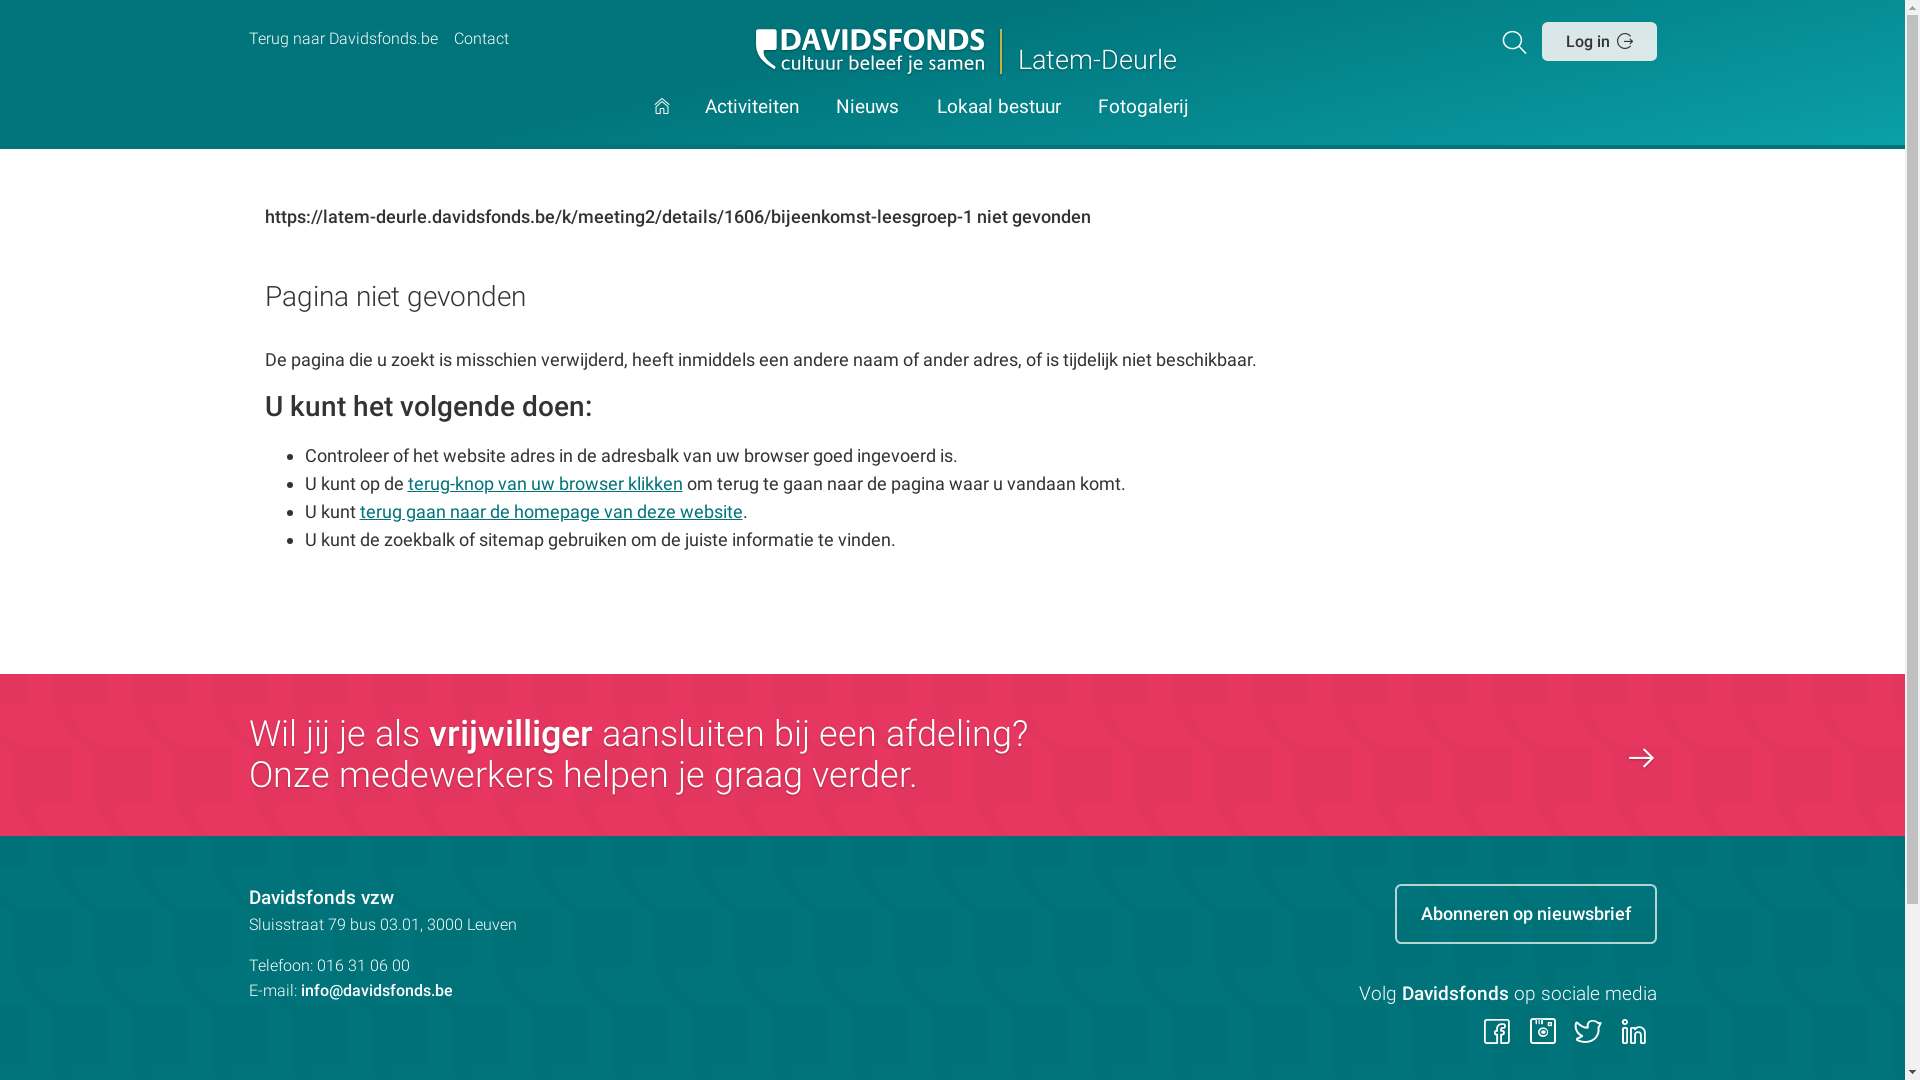 The image size is (1920, 1080). What do you see at coordinates (998, 123) in the screenshot?
I see `'Lokaal bestuur'` at bounding box center [998, 123].